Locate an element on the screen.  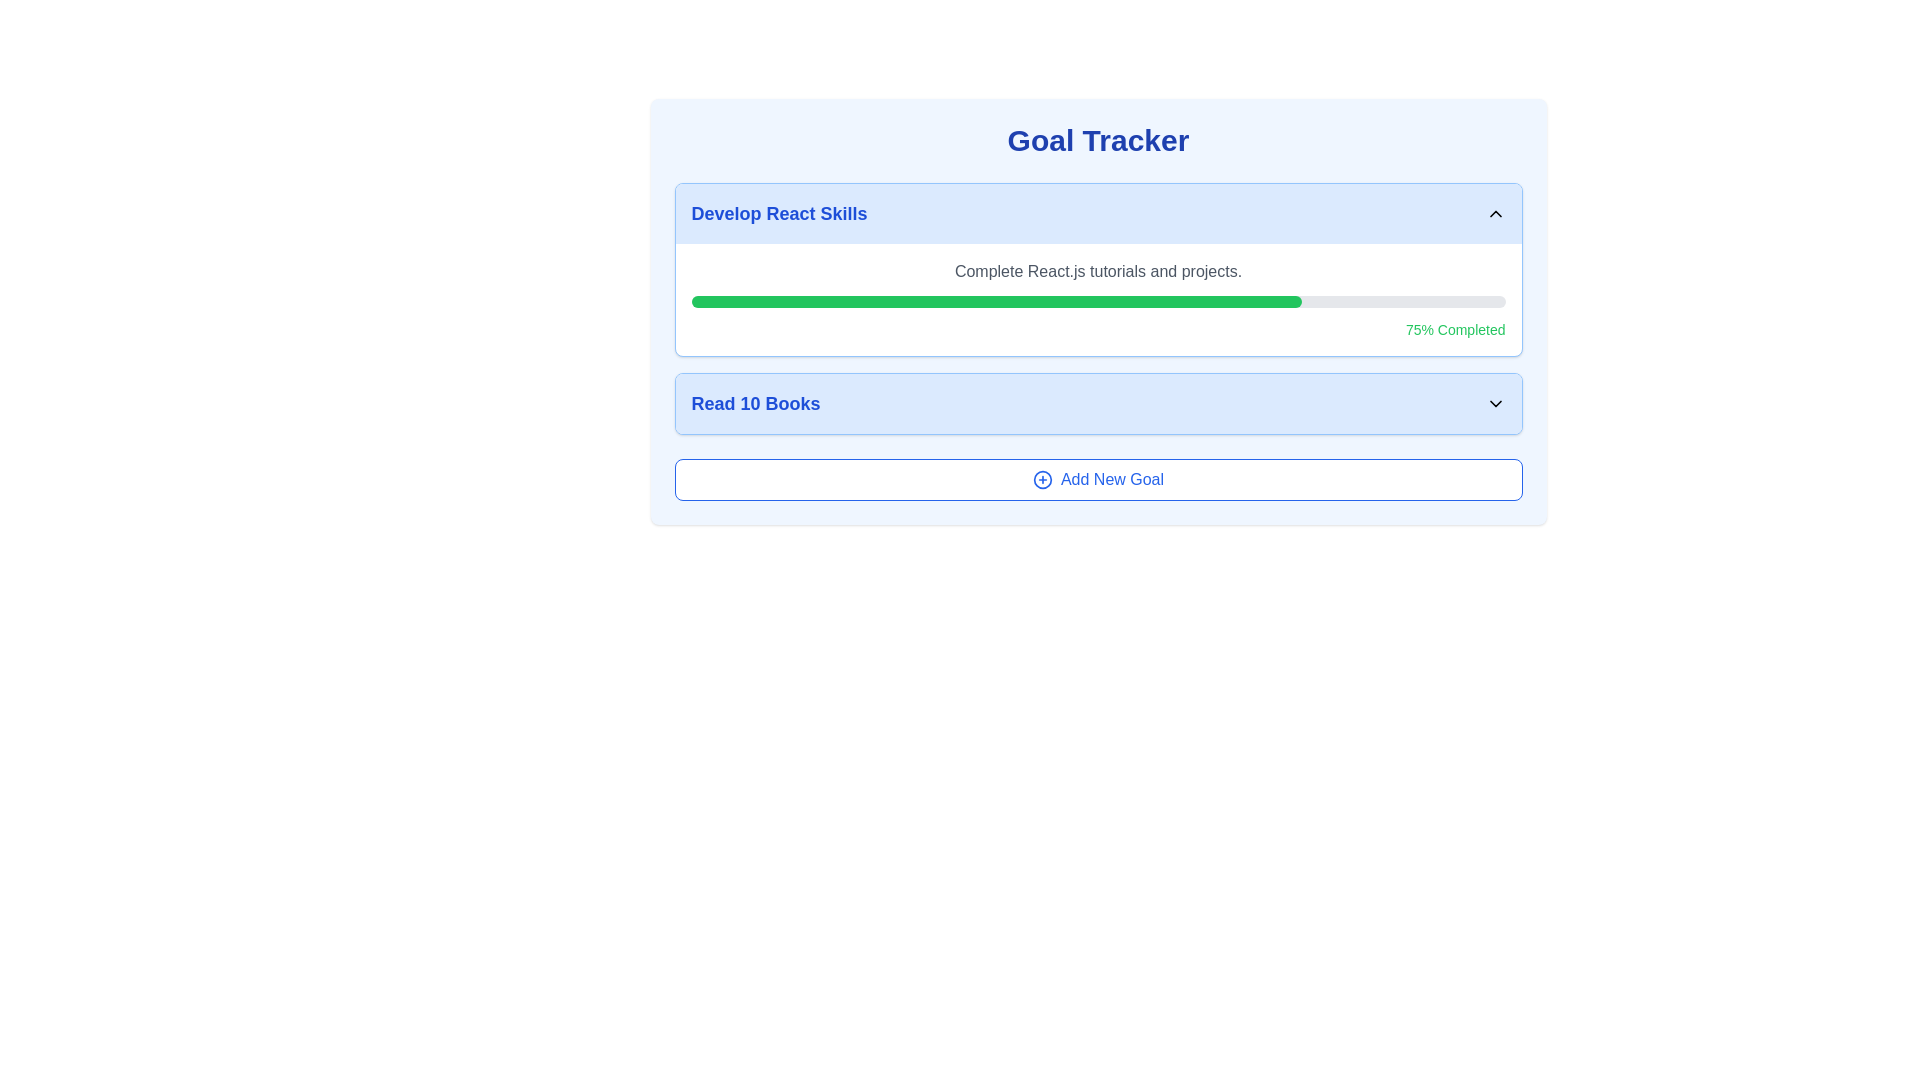
the circular icon with a blue border and a centered plus symbol, which is located to the left of the text 'Add New Goal' in the button at the bottom section of the interface is located at coordinates (1041, 479).